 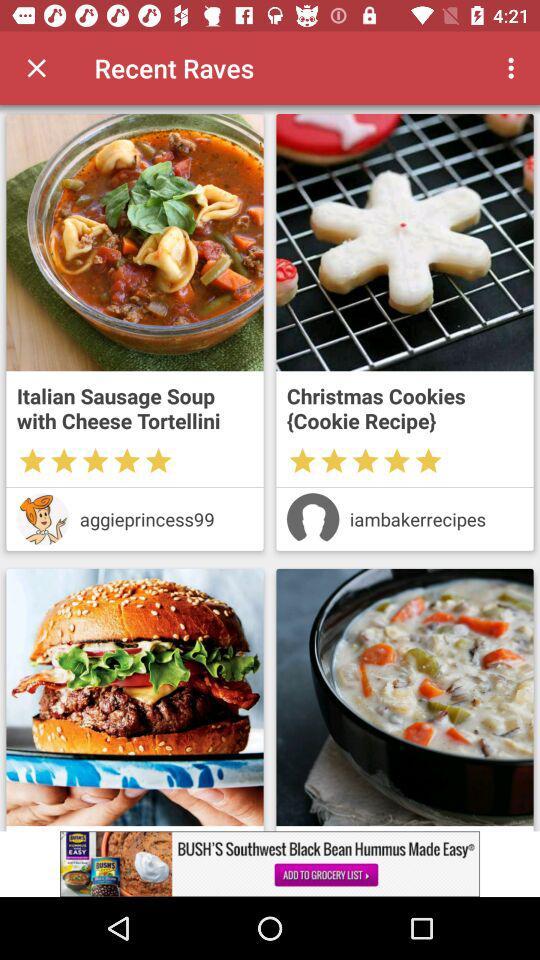 I want to click on princeliness, so click(x=43, y=518).